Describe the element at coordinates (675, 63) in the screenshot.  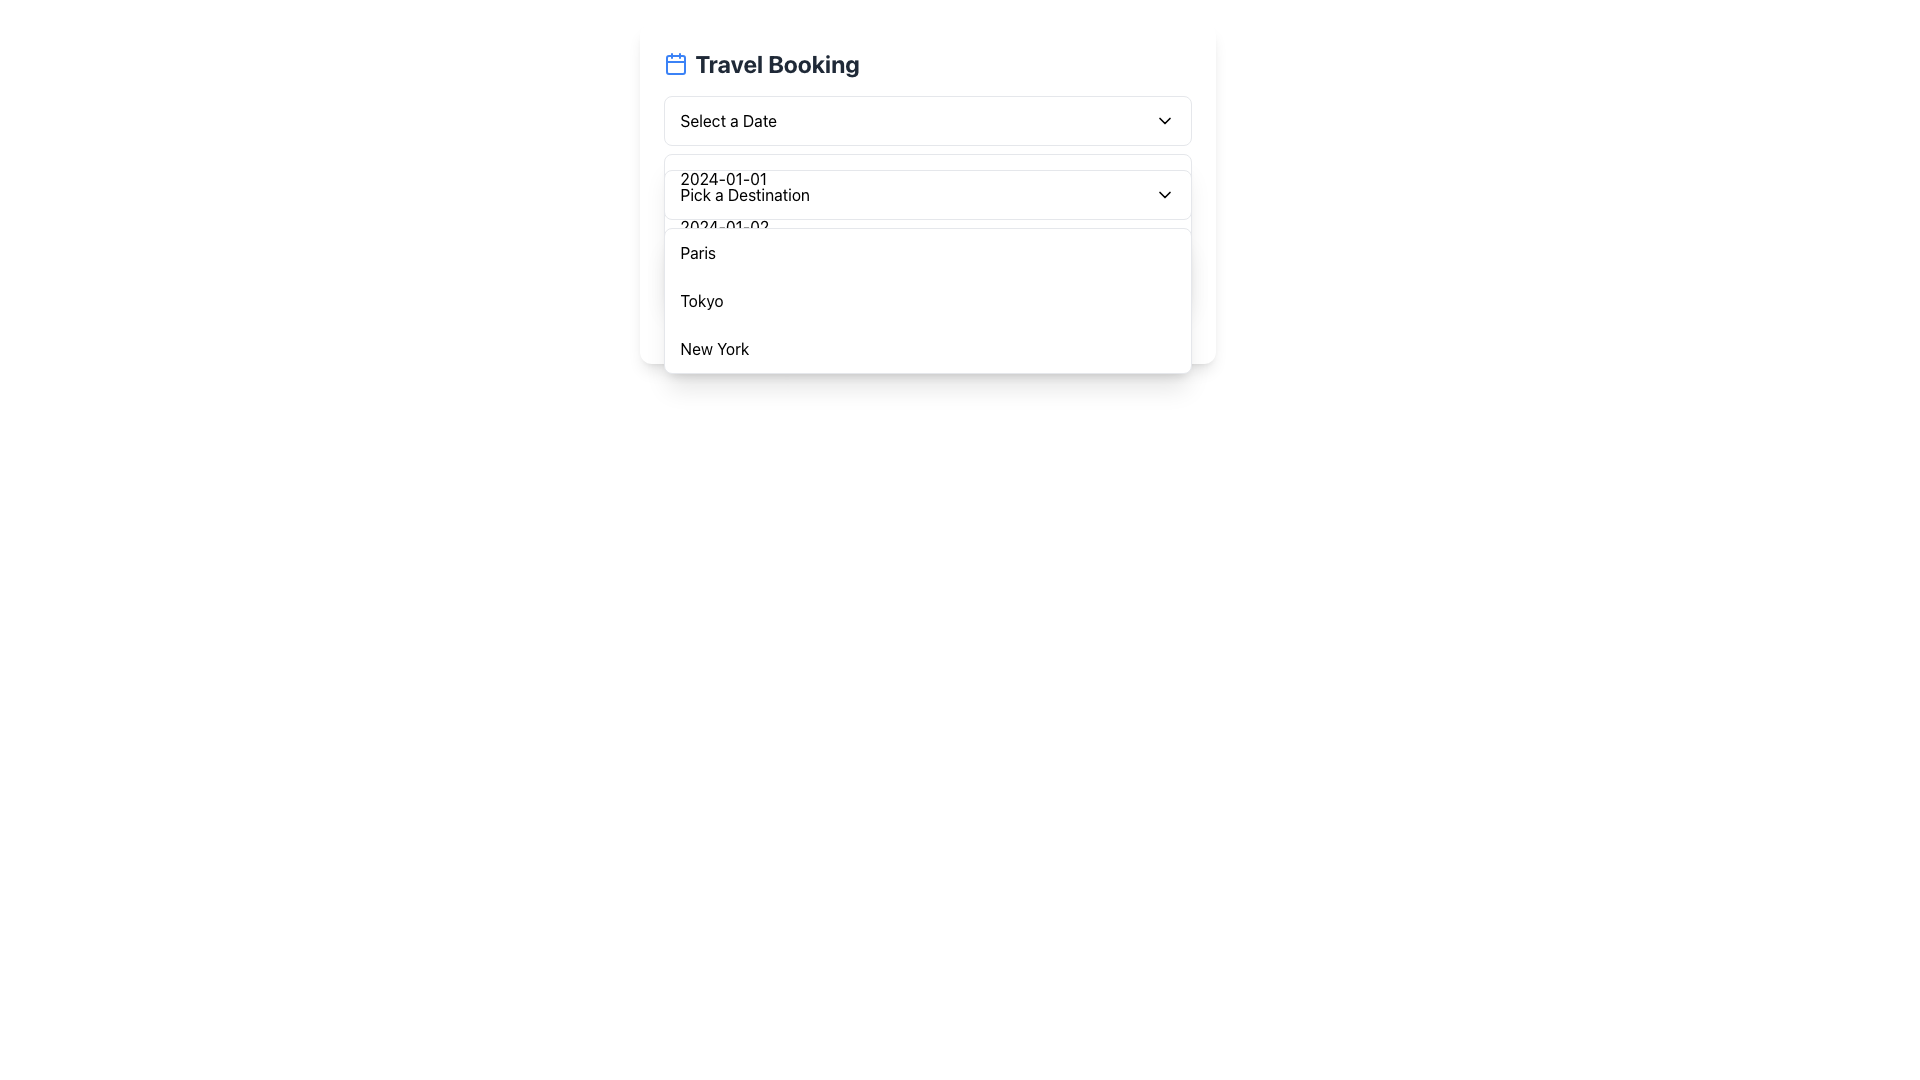
I see `the blue outlined calendar icon located to the left of the 'Travel Booking' title in the header section` at that location.